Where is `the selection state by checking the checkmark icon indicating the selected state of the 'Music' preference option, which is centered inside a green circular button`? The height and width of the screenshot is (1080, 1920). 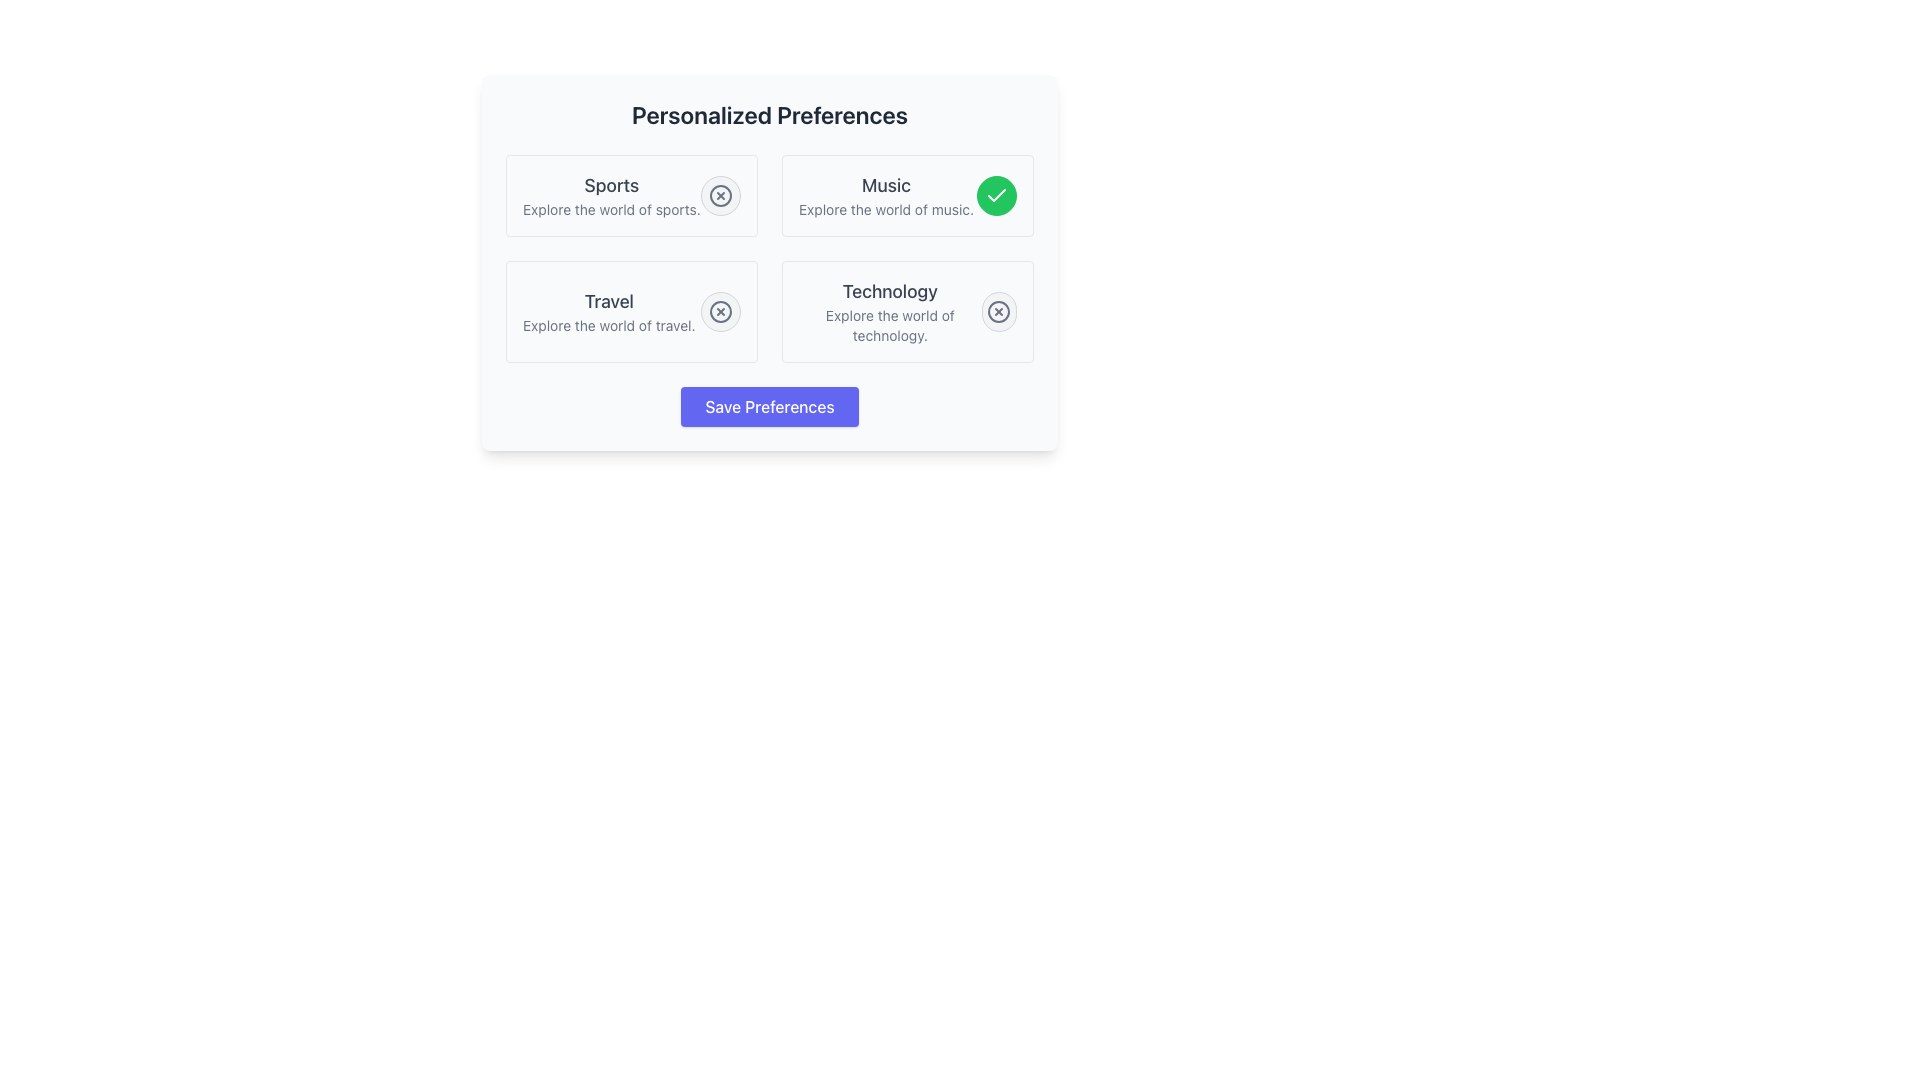 the selection state by checking the checkmark icon indicating the selected state of the 'Music' preference option, which is centered inside a green circular button is located at coordinates (997, 196).